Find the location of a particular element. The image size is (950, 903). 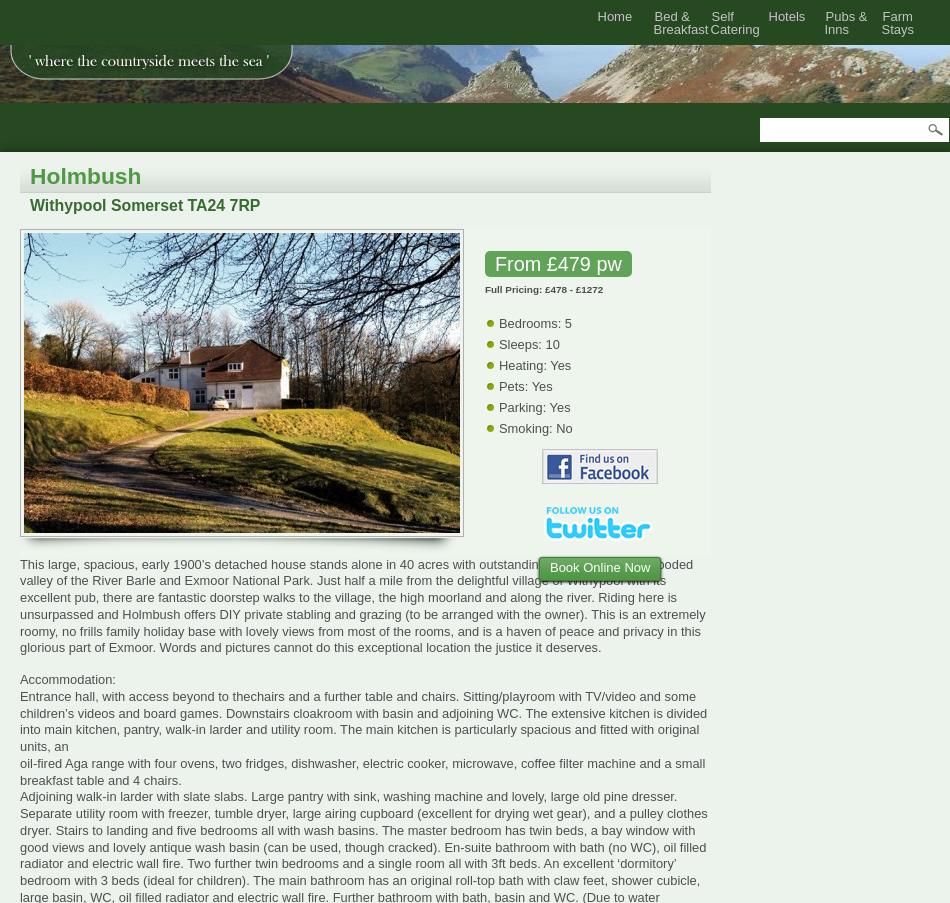

'This large, spacious, early 1900’s detached house stands alone in 40 acres with outstanding views across the wooded valley of the River Barle and Exmoor National Park. Just half a mile from the delightful village of Withypool with its excellent pub, there are fantastic doorstep walks to the village, the high moorland and along the river. Riding here is unsurpassed and Holmbush offers DIY private stabling and grazing (to be arranged with the owner). This is an extremely roomy, no frills family holiday base with lovely views from most of the rooms, and is a haven of peace and privacy in this glorious part of Exmoor. Words and pictures cannot do this exceptional location the justice it deserves.' is located at coordinates (361, 605).